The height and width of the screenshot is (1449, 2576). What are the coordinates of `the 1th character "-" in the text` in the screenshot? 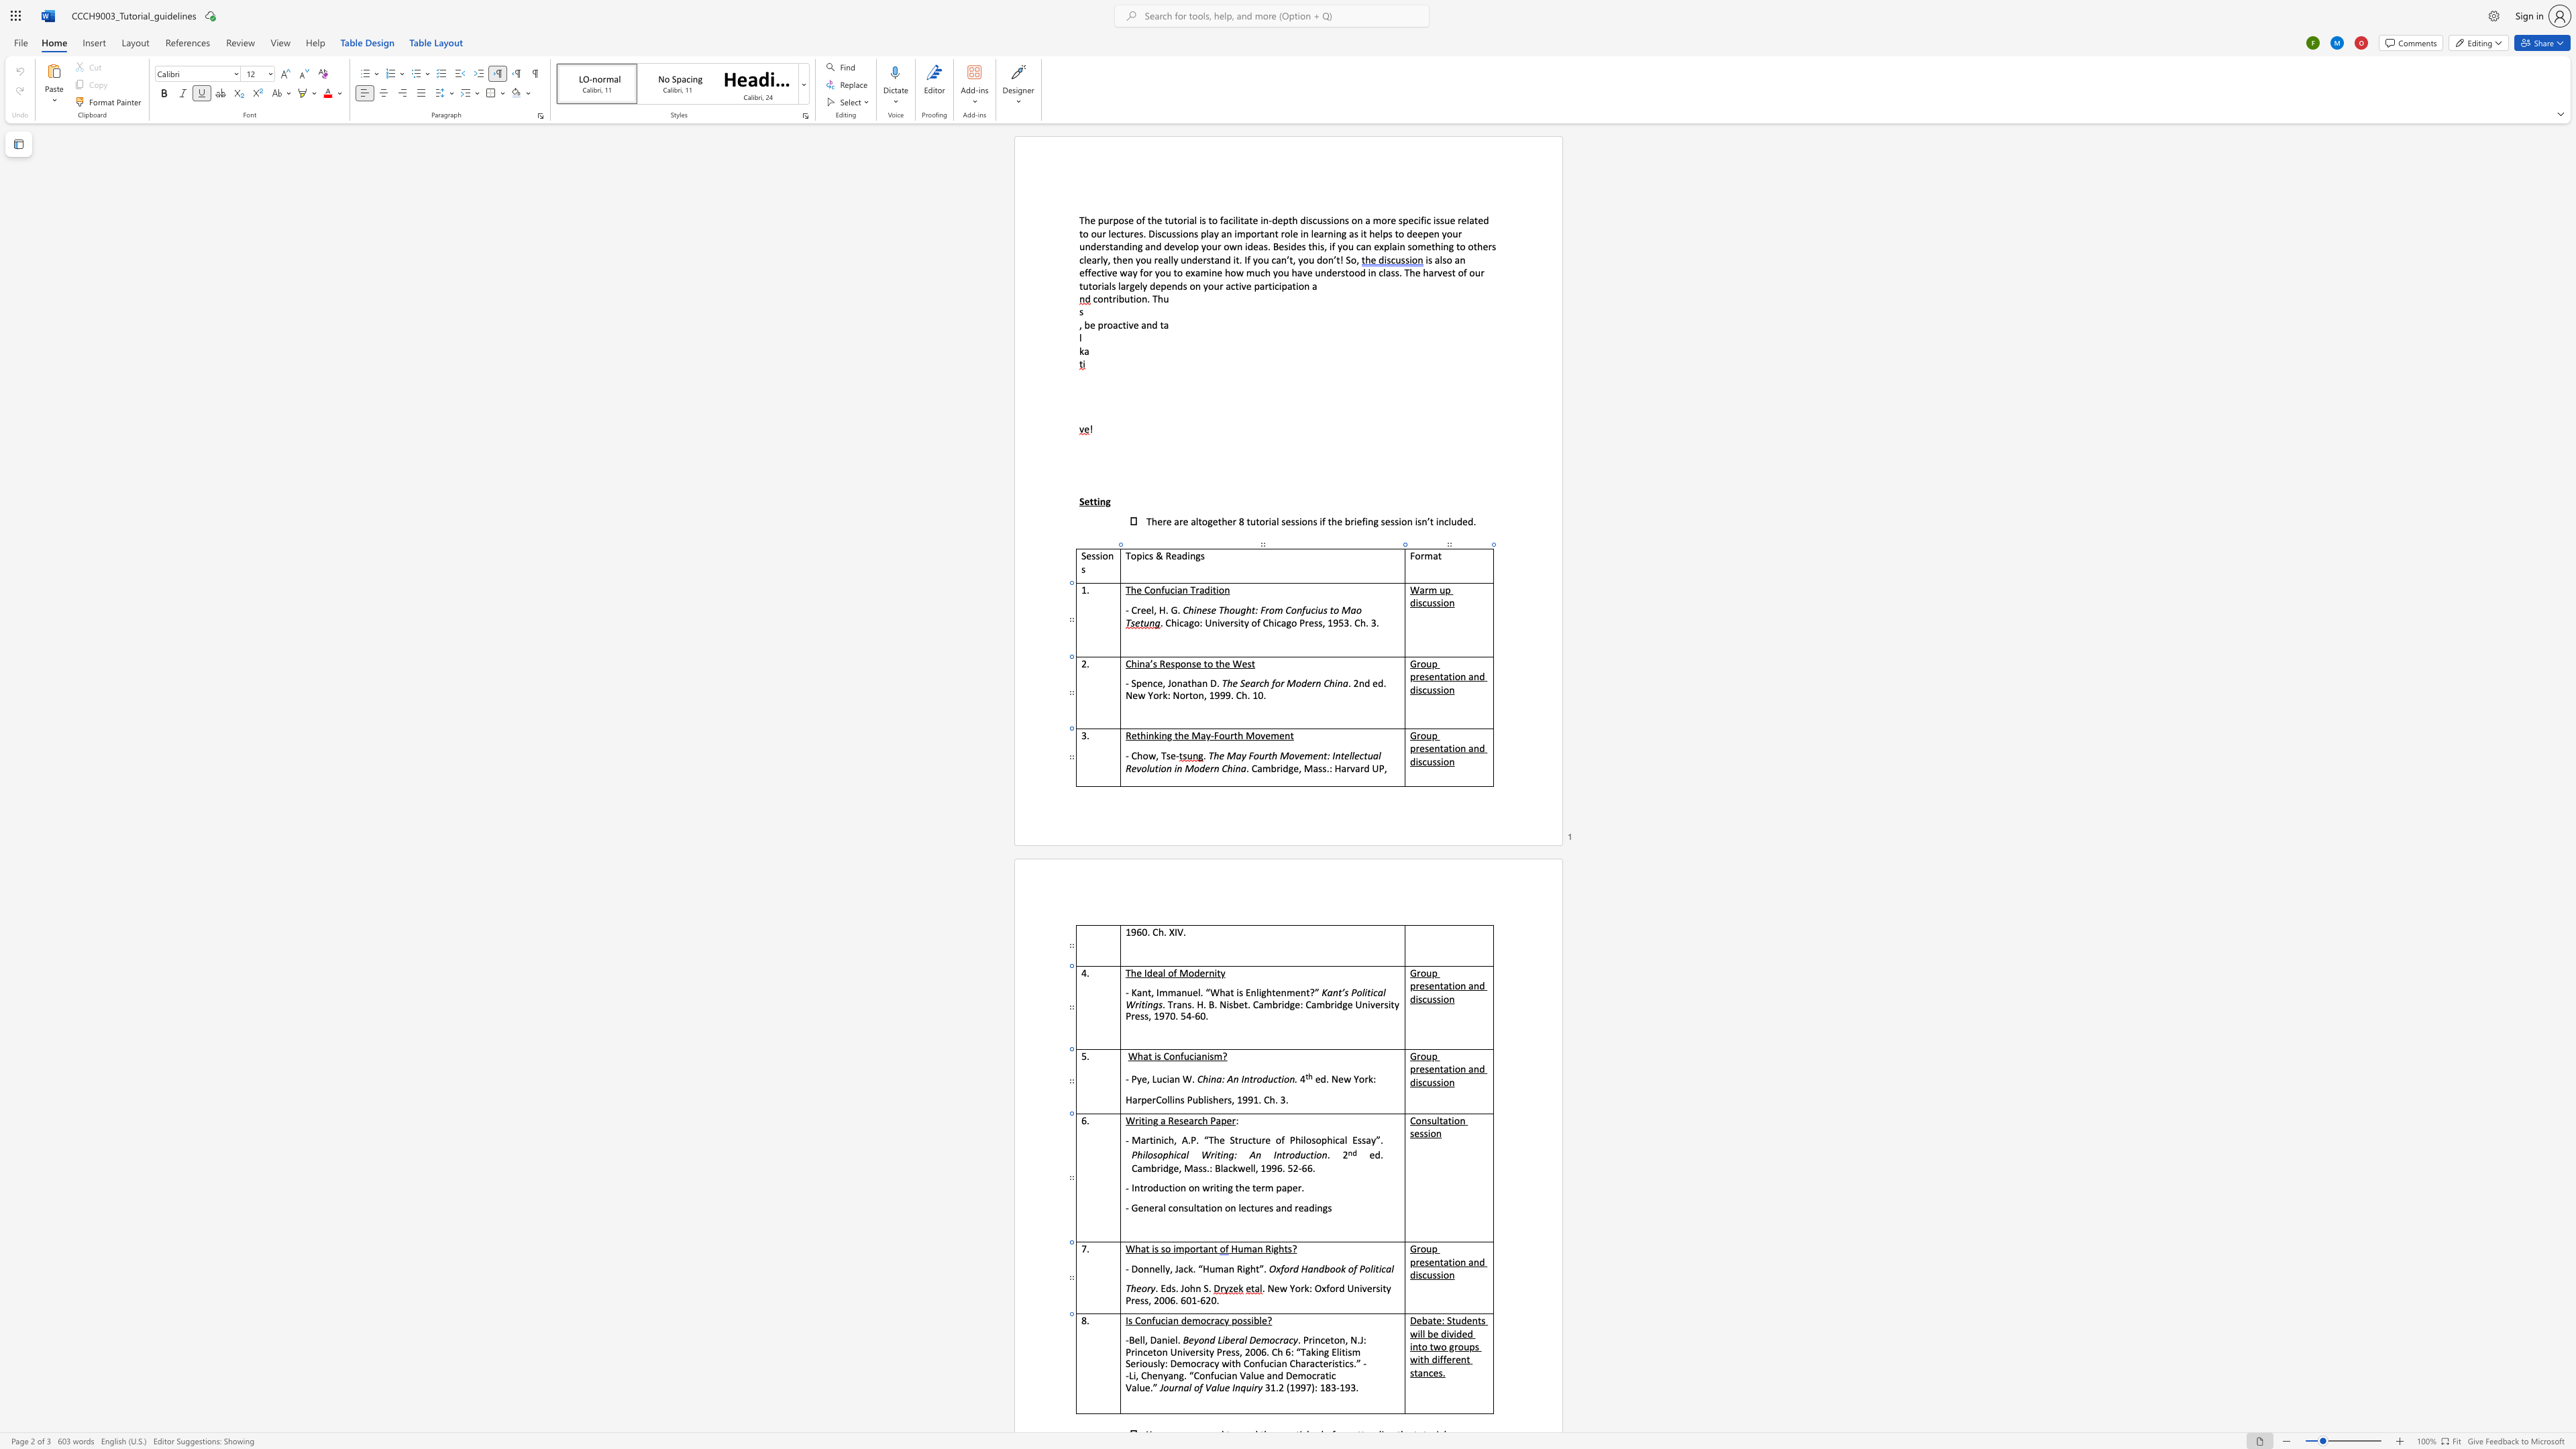 It's located at (1127, 1268).